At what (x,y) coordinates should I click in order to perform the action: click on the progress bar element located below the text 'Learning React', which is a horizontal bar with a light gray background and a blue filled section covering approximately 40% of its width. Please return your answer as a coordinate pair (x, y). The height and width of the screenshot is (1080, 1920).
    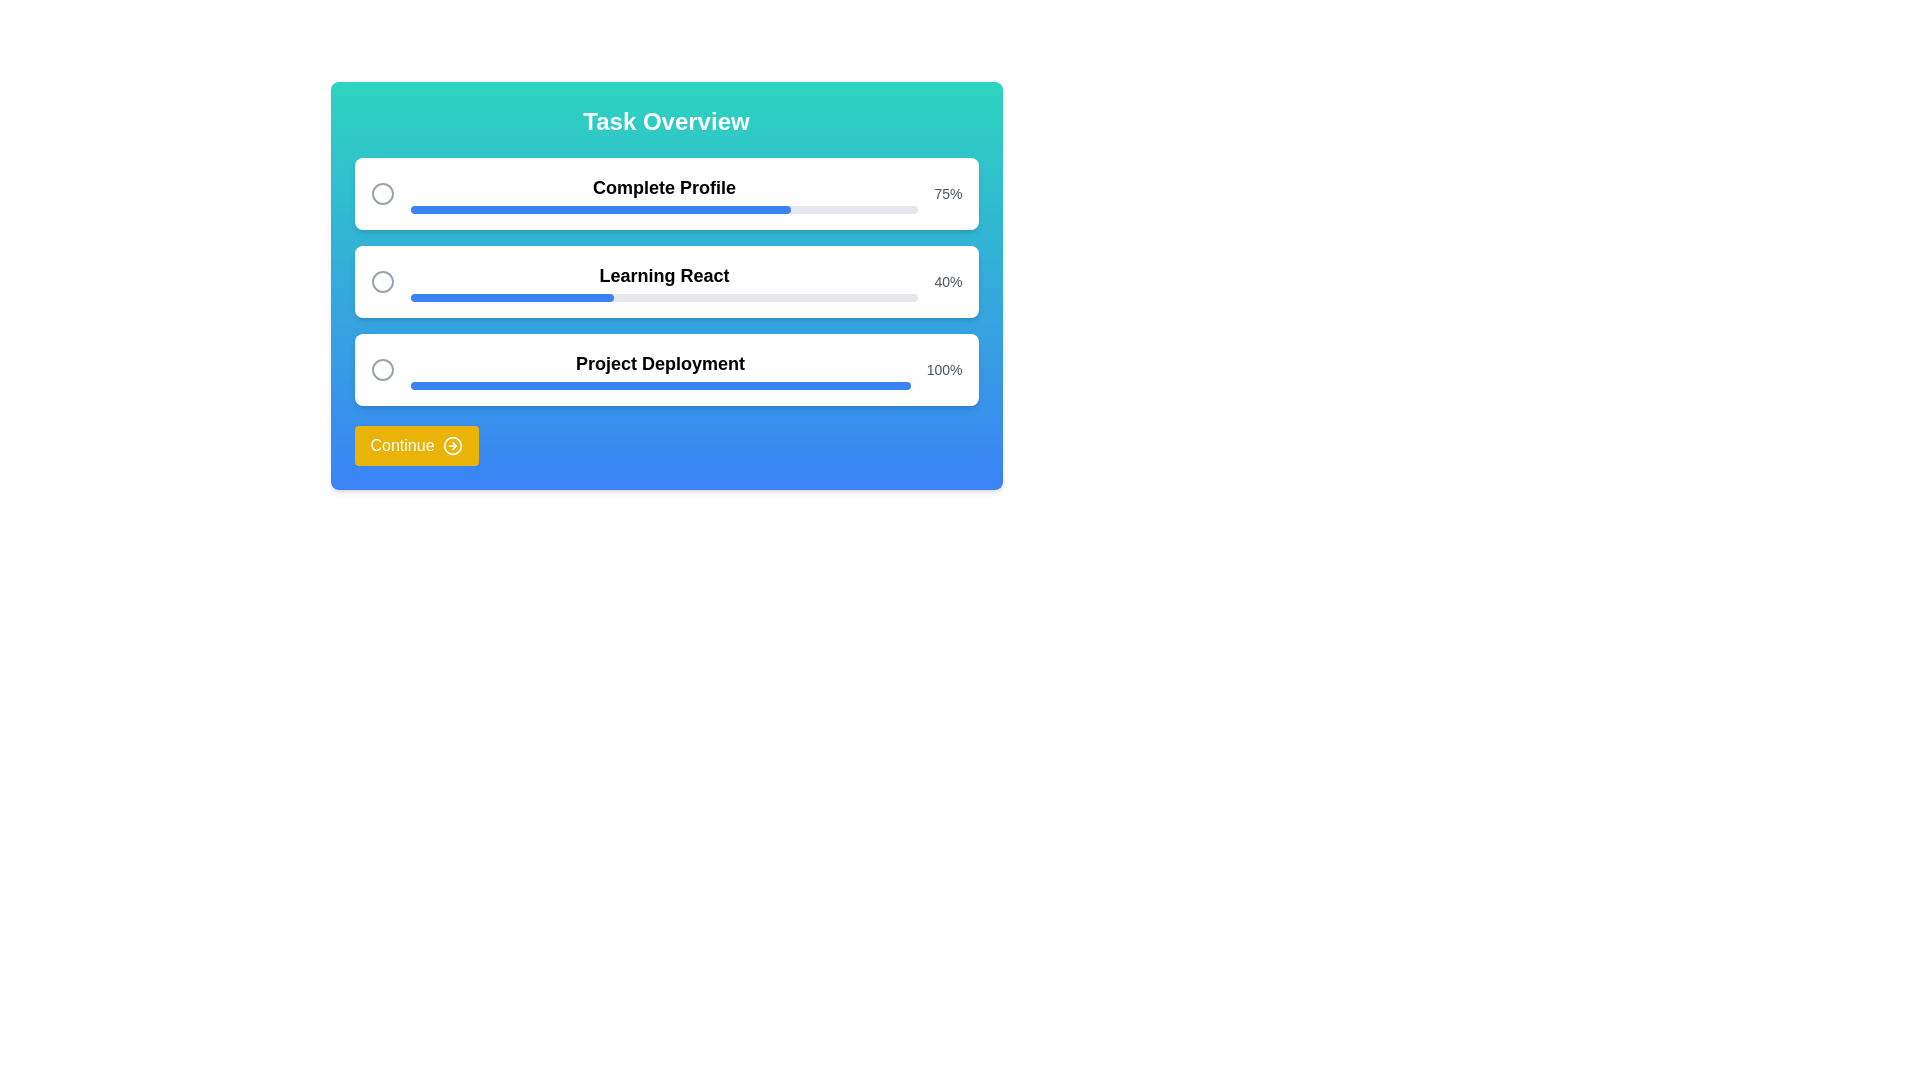
    Looking at the image, I should click on (664, 297).